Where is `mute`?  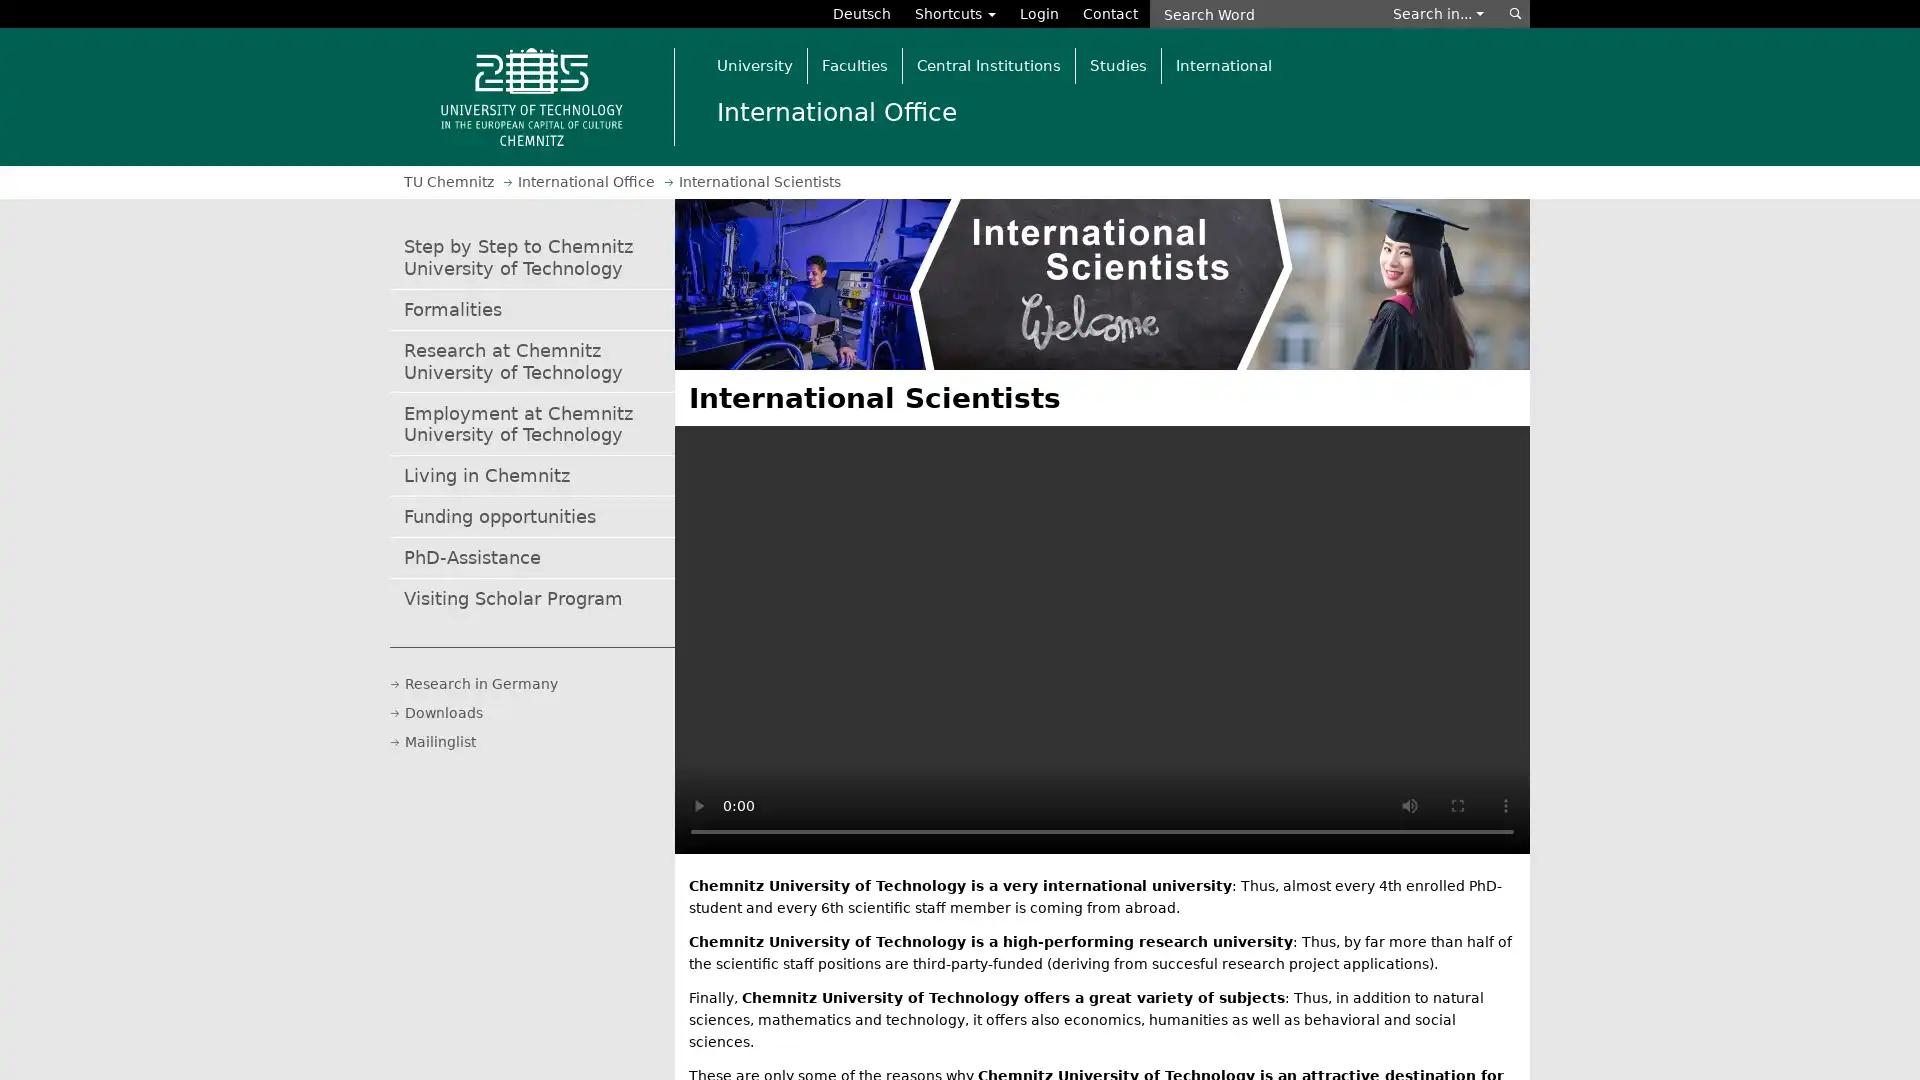
mute is located at coordinates (1409, 804).